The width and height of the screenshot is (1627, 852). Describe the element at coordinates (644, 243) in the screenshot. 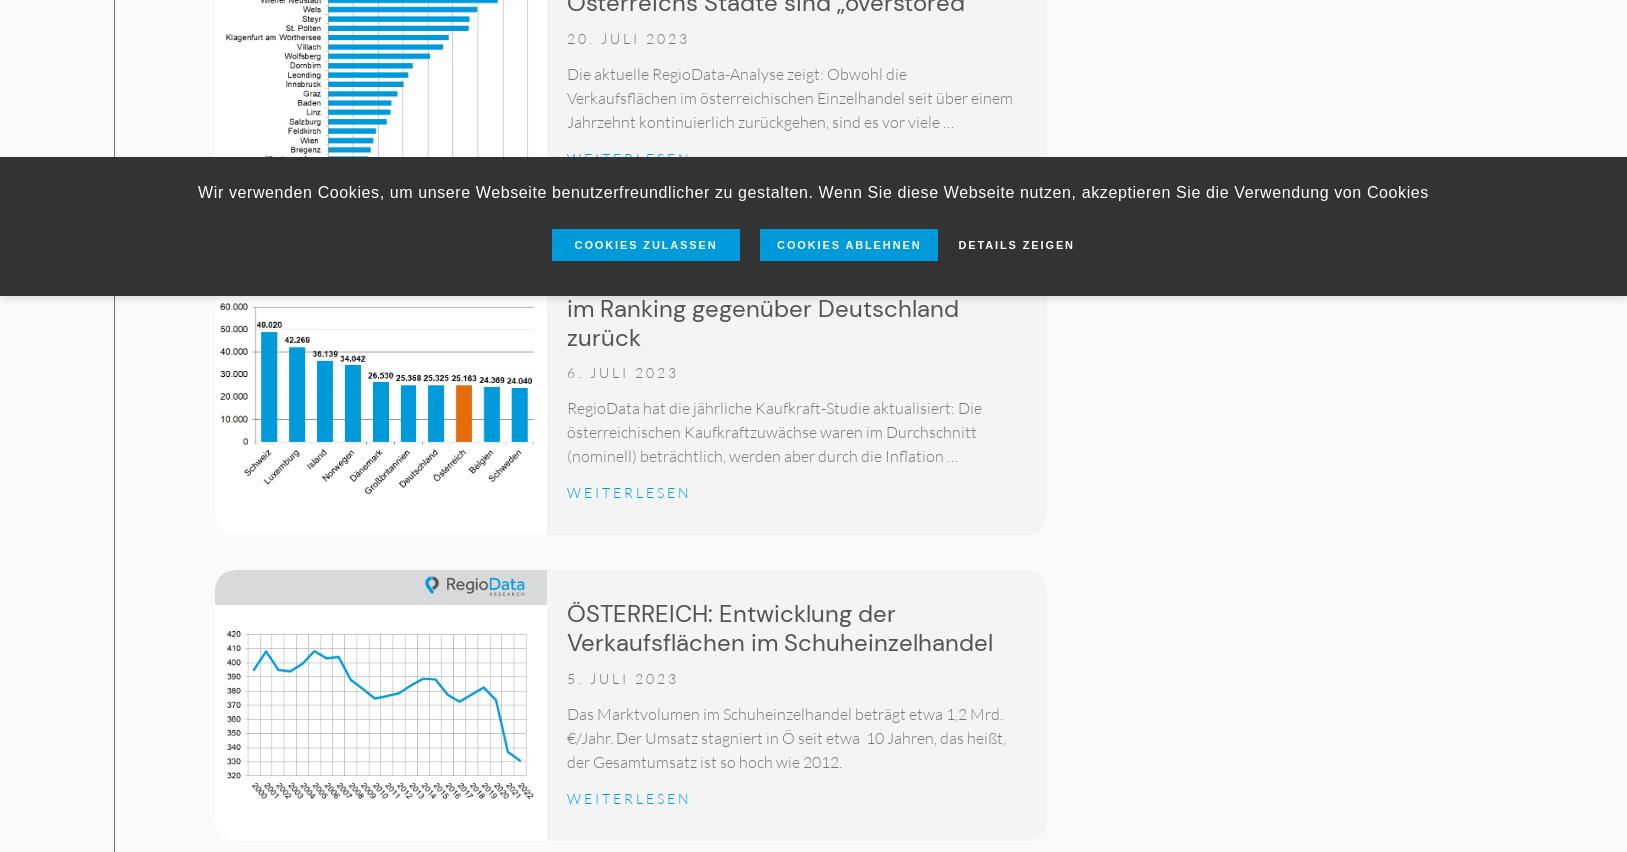

I see `'Cookies zulassen'` at that location.